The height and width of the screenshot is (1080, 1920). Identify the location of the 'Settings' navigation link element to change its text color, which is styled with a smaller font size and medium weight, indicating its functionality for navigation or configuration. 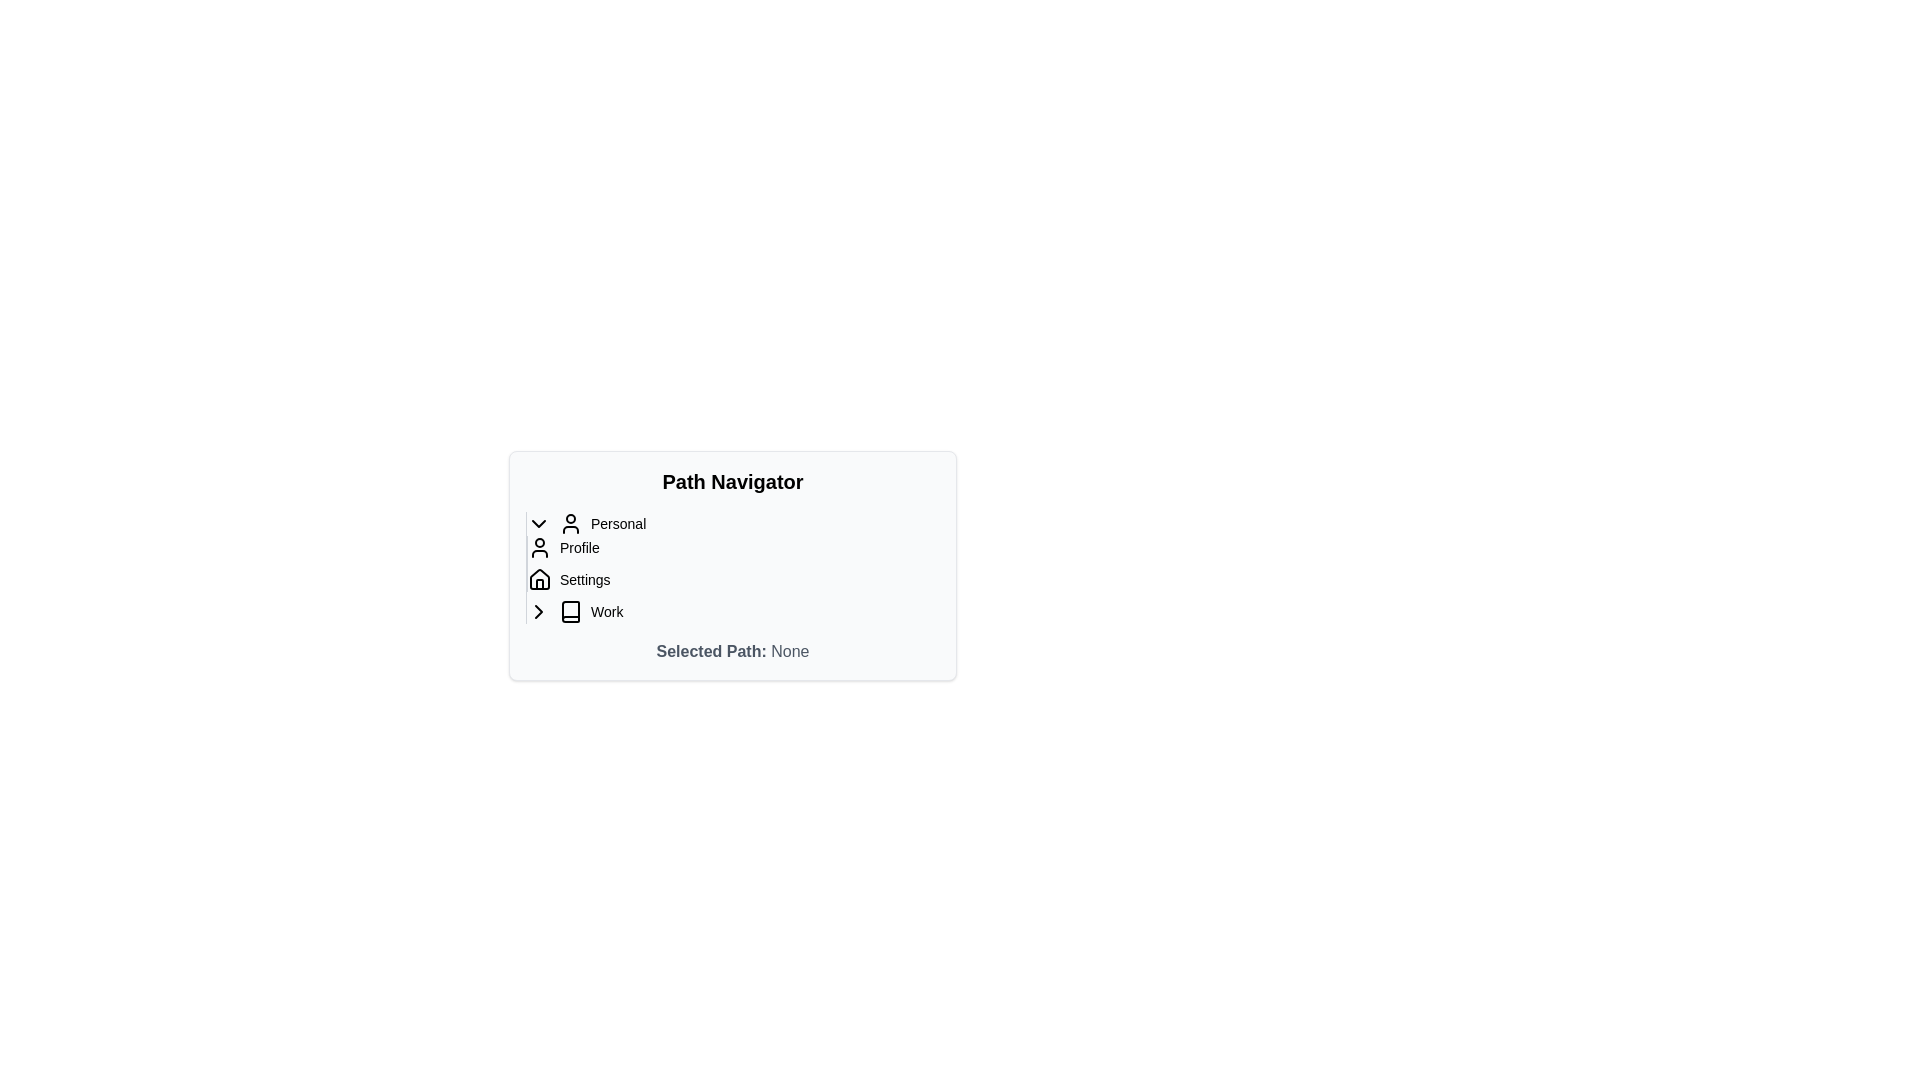
(568, 579).